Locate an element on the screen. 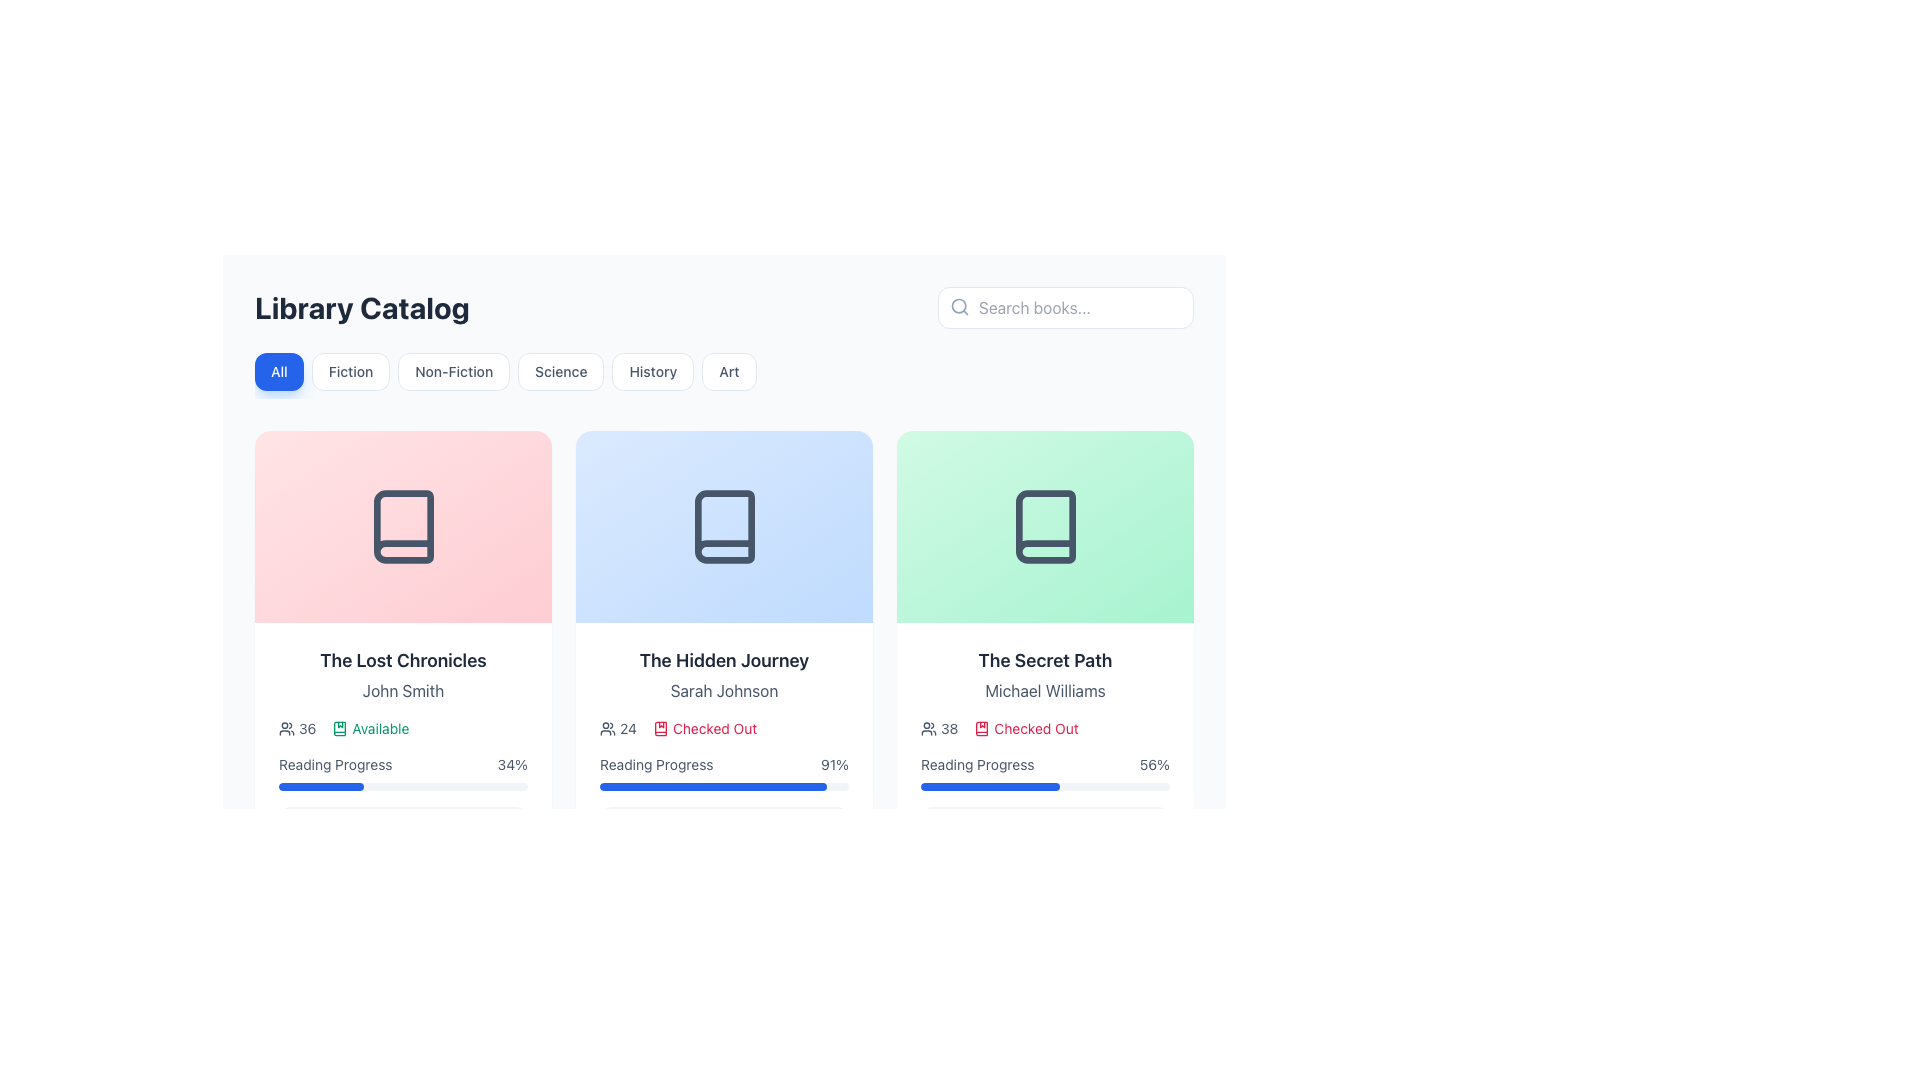 This screenshot has height=1080, width=1920. the text label that displays the reading progress percentage for a specific book entry, which is positioned to the right of the 'Reading Progress' label is located at coordinates (1154, 764).